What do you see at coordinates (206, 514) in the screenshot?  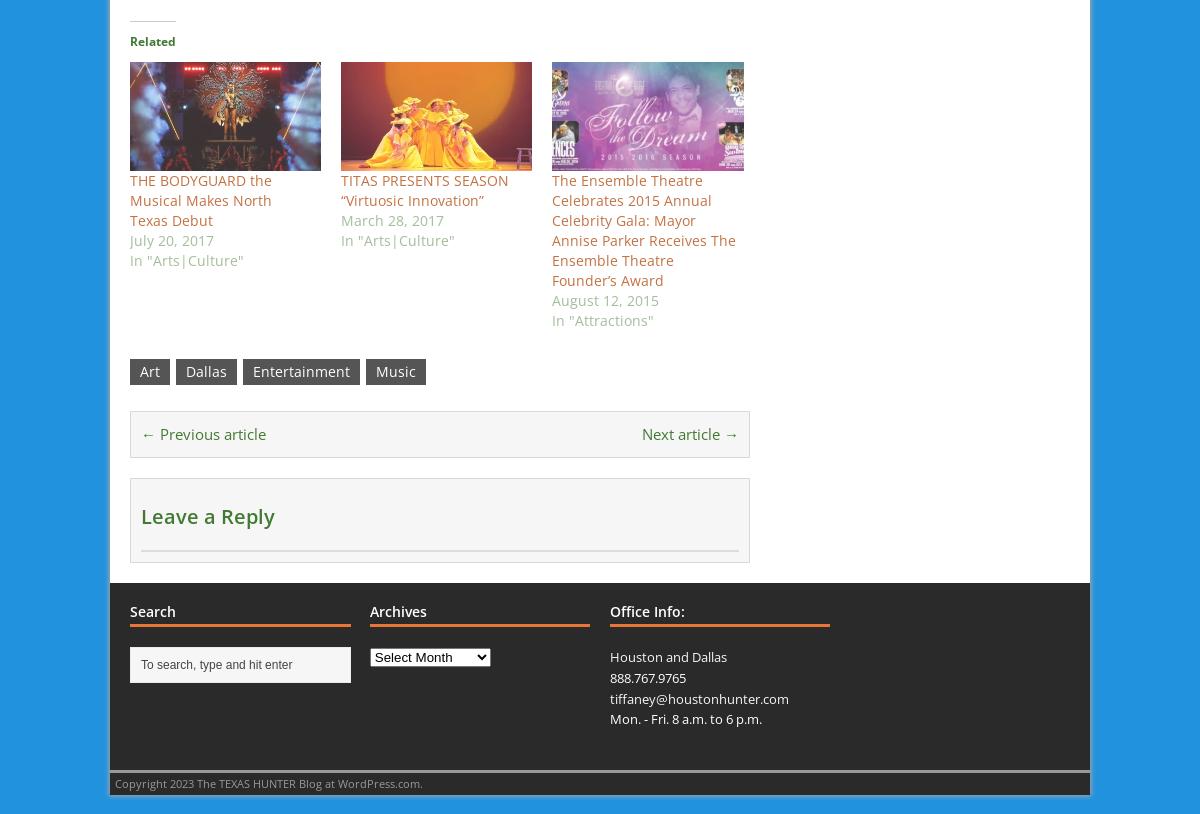 I see `'Leave a Reply'` at bounding box center [206, 514].